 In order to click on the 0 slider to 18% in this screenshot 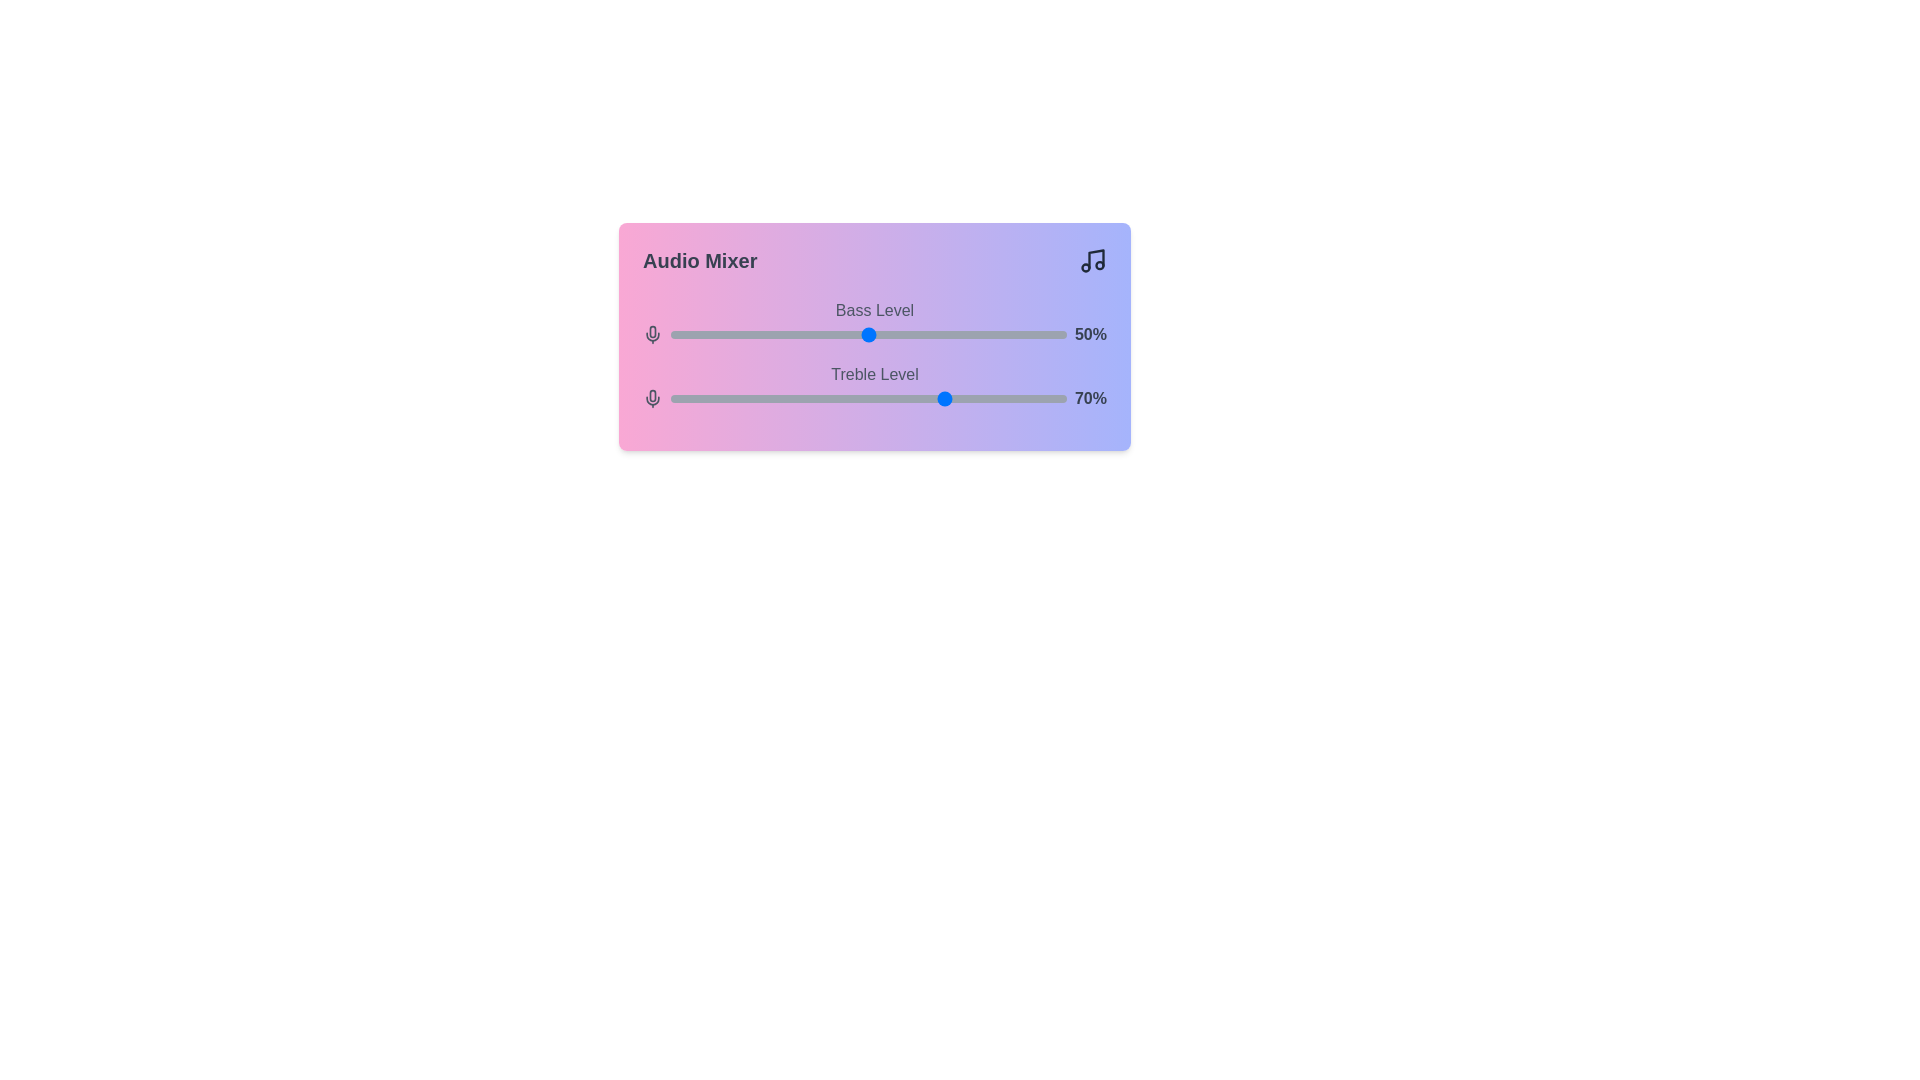, I will do `click(741, 334)`.